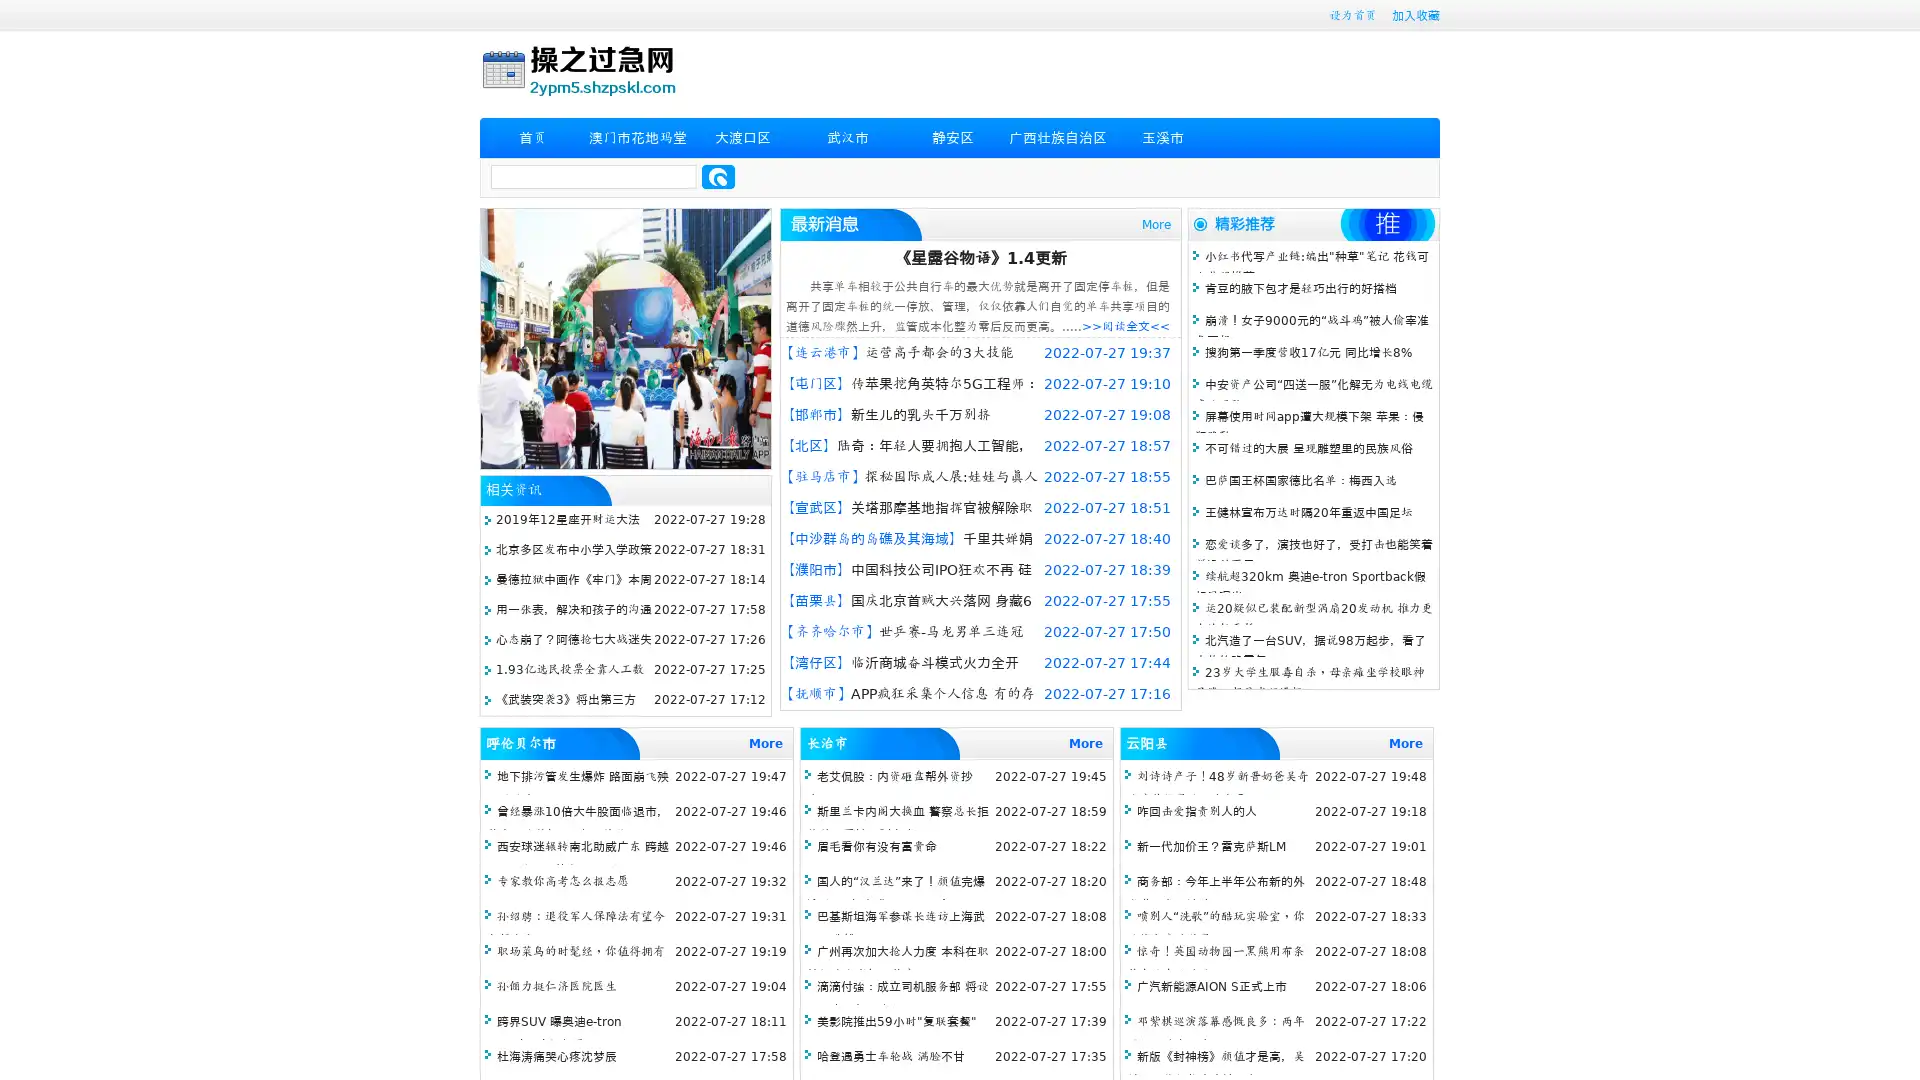 Image resolution: width=1920 pixels, height=1080 pixels. Describe the element at coordinates (718, 176) in the screenshot. I see `Search` at that location.